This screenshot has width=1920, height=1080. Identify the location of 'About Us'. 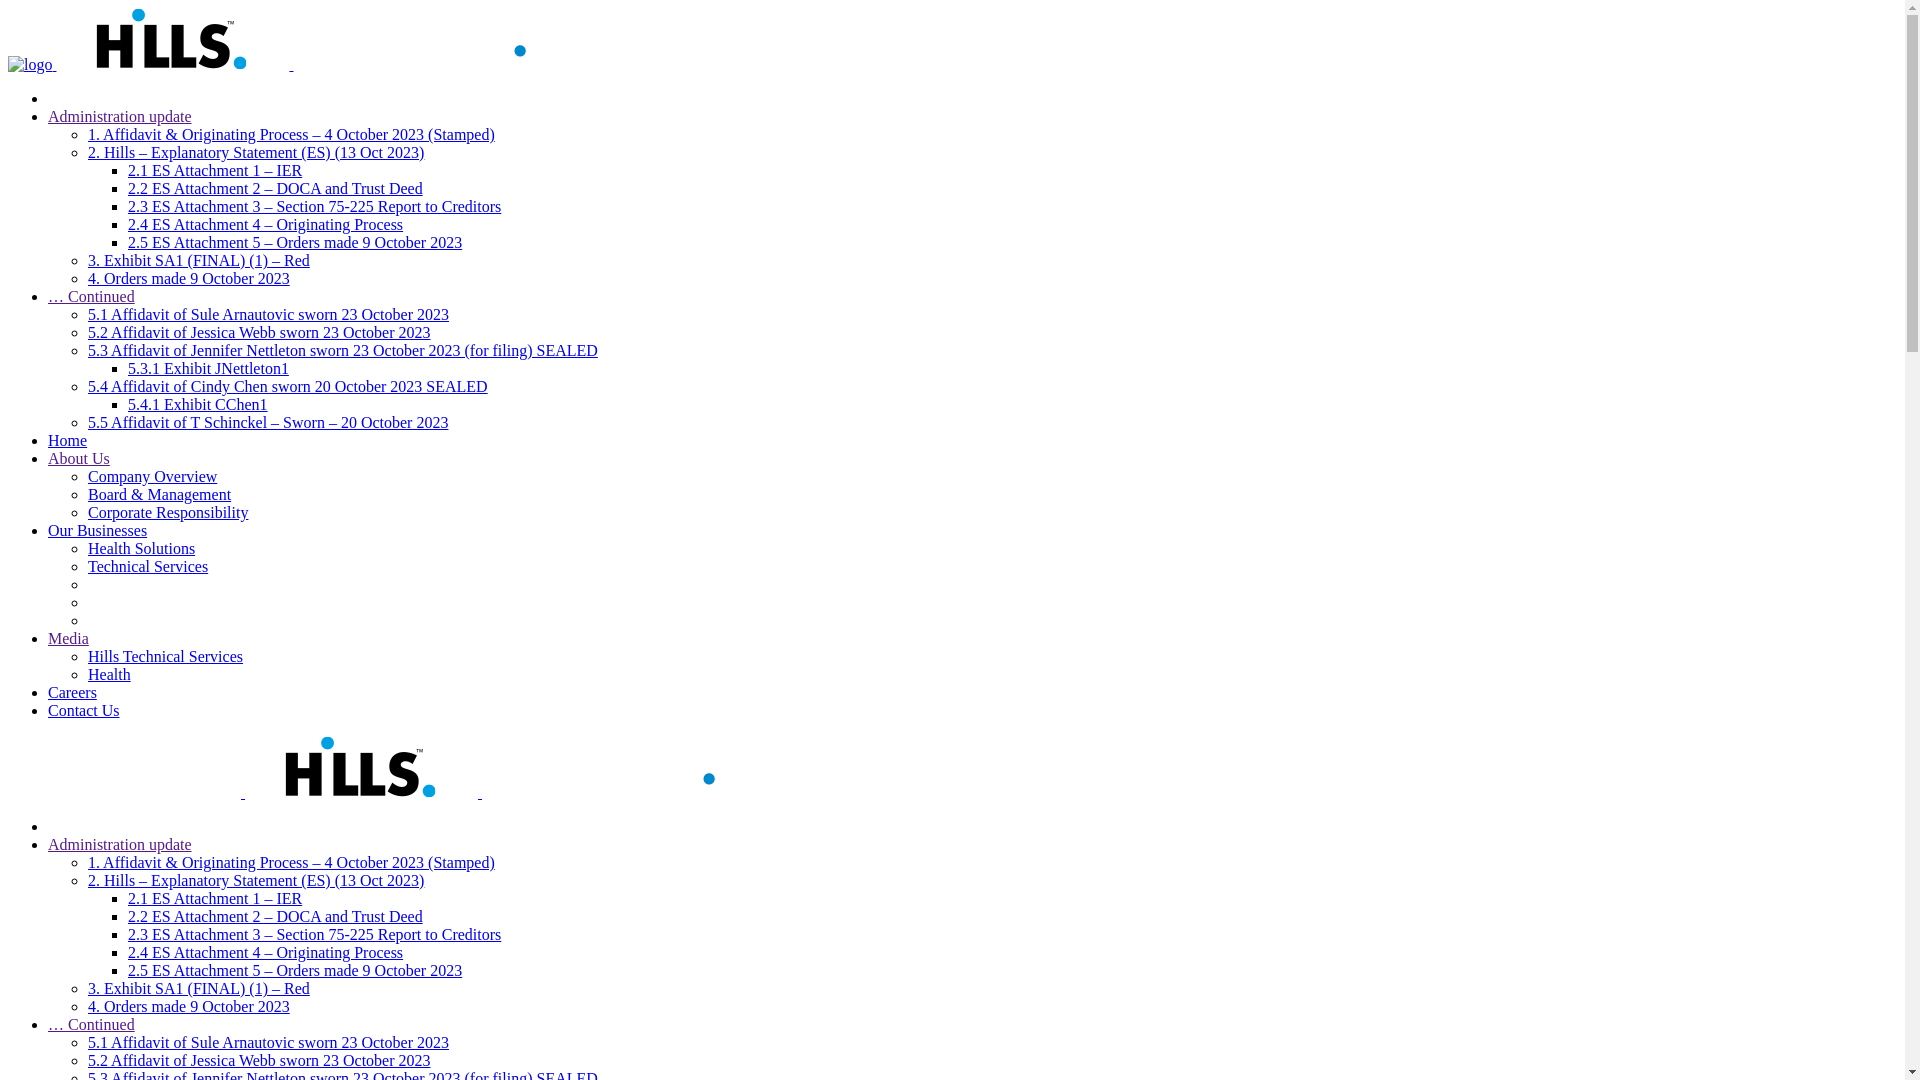
(78, 458).